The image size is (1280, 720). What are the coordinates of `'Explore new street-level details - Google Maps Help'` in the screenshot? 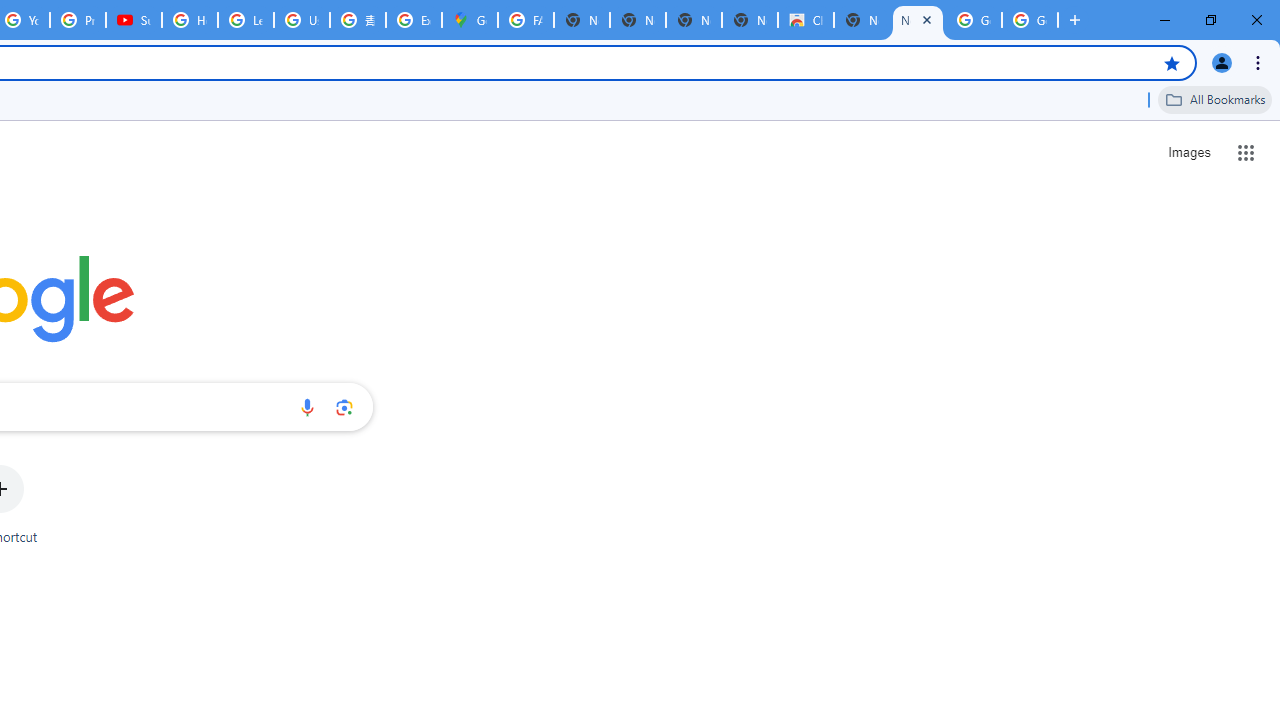 It's located at (413, 20).